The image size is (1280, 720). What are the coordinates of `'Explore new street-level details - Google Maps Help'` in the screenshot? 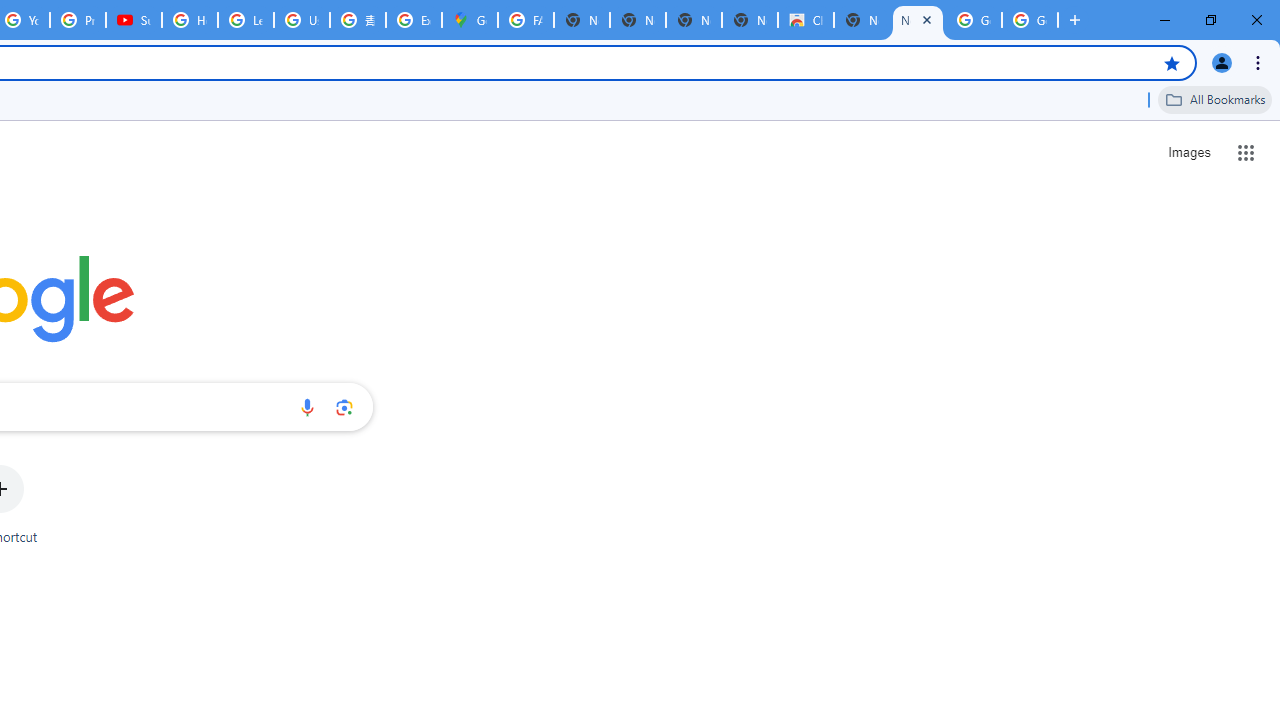 It's located at (413, 20).